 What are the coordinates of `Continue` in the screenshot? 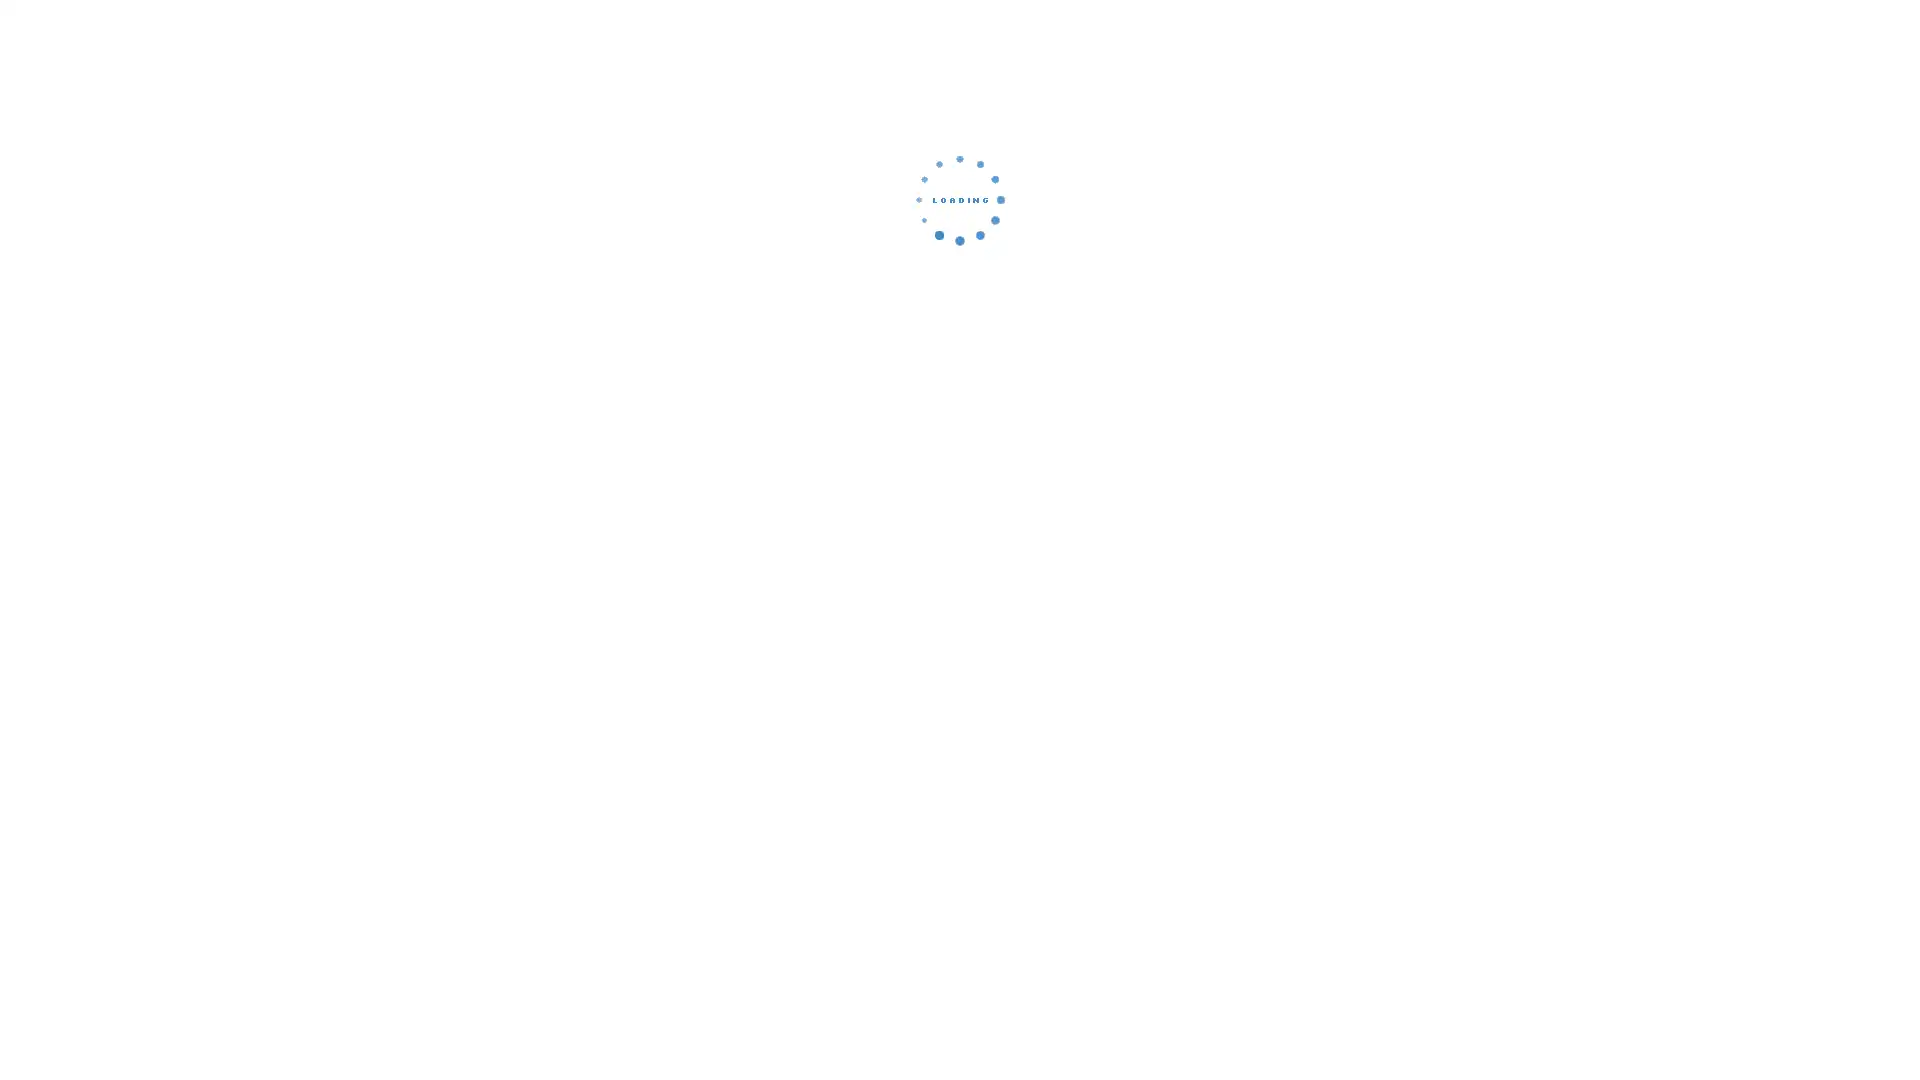 It's located at (960, 335).